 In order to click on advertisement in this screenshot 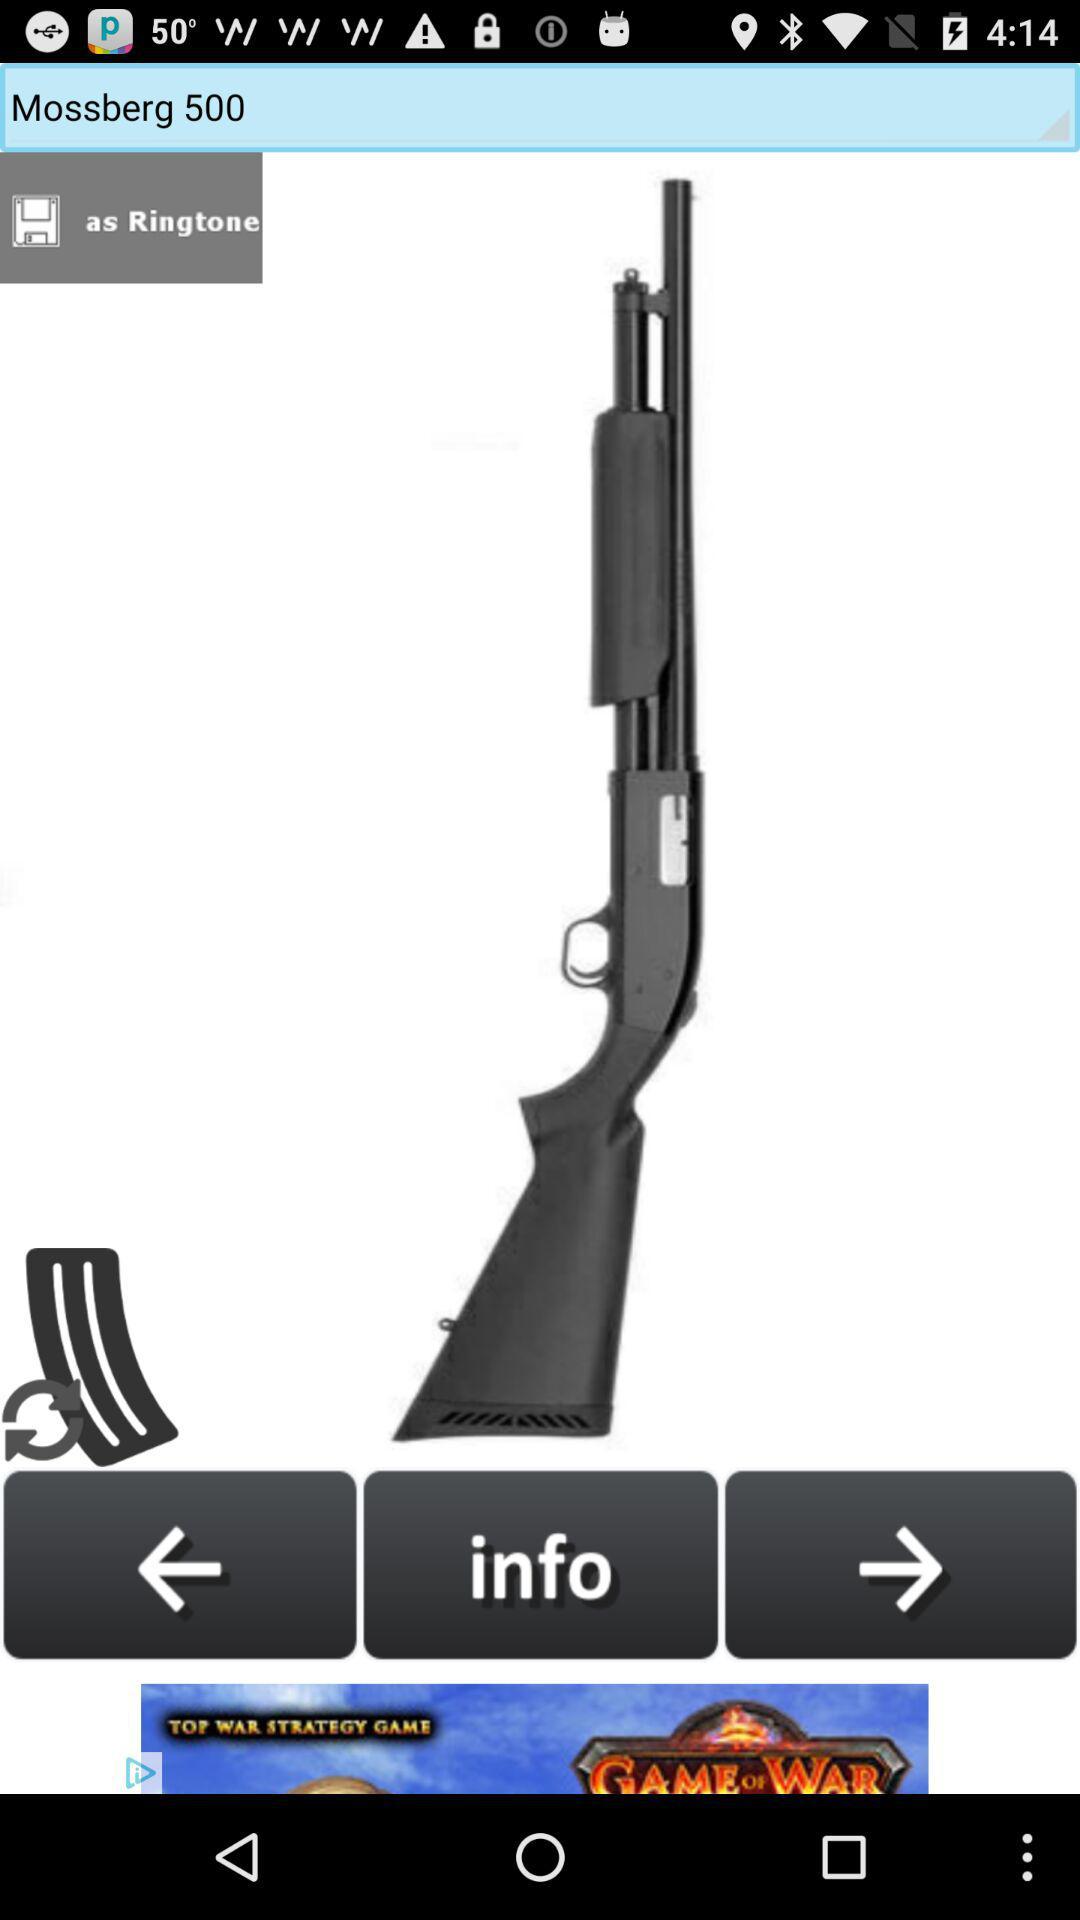, I will do `click(540, 1727)`.